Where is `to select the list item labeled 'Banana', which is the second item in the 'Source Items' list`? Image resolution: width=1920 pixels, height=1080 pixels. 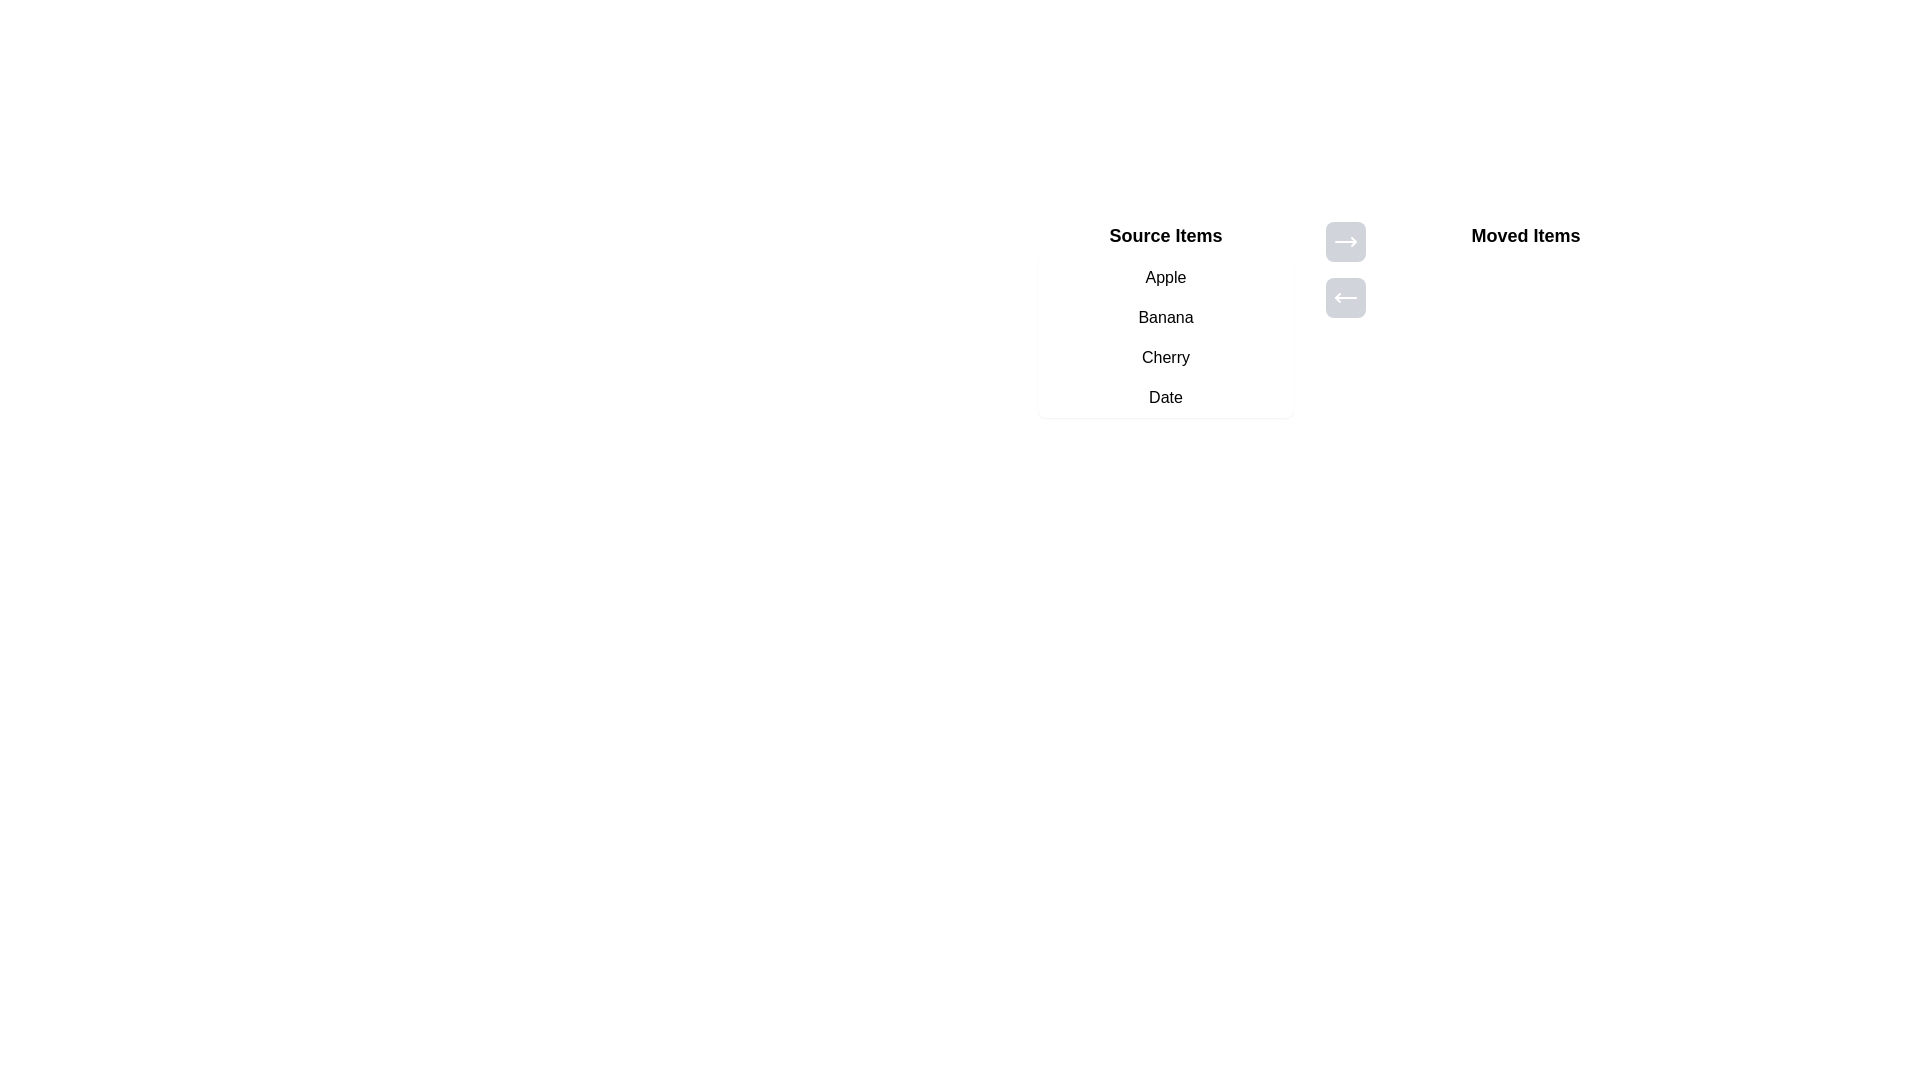
to select the list item labeled 'Banana', which is the second item in the 'Source Items' list is located at coordinates (1166, 316).